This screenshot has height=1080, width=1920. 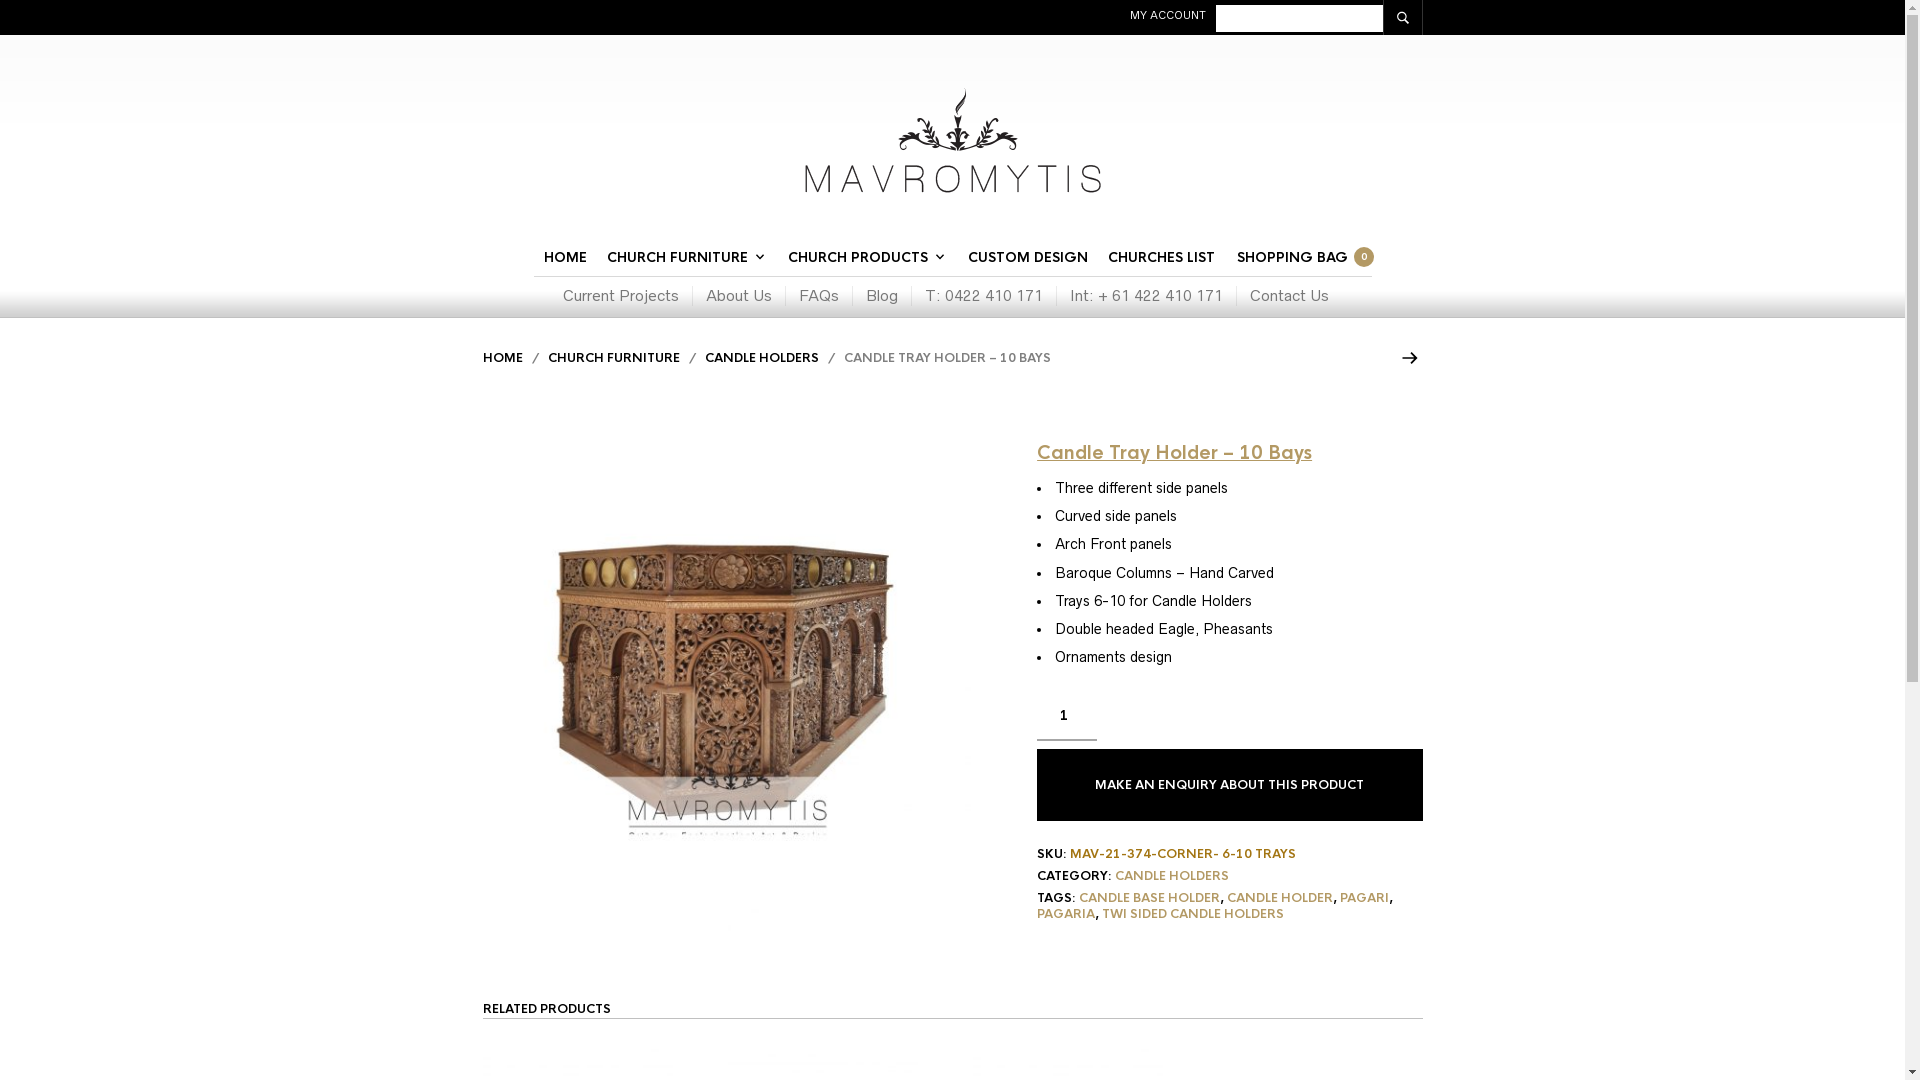 What do you see at coordinates (626, 296) in the screenshot?
I see `'Current Projects'` at bounding box center [626, 296].